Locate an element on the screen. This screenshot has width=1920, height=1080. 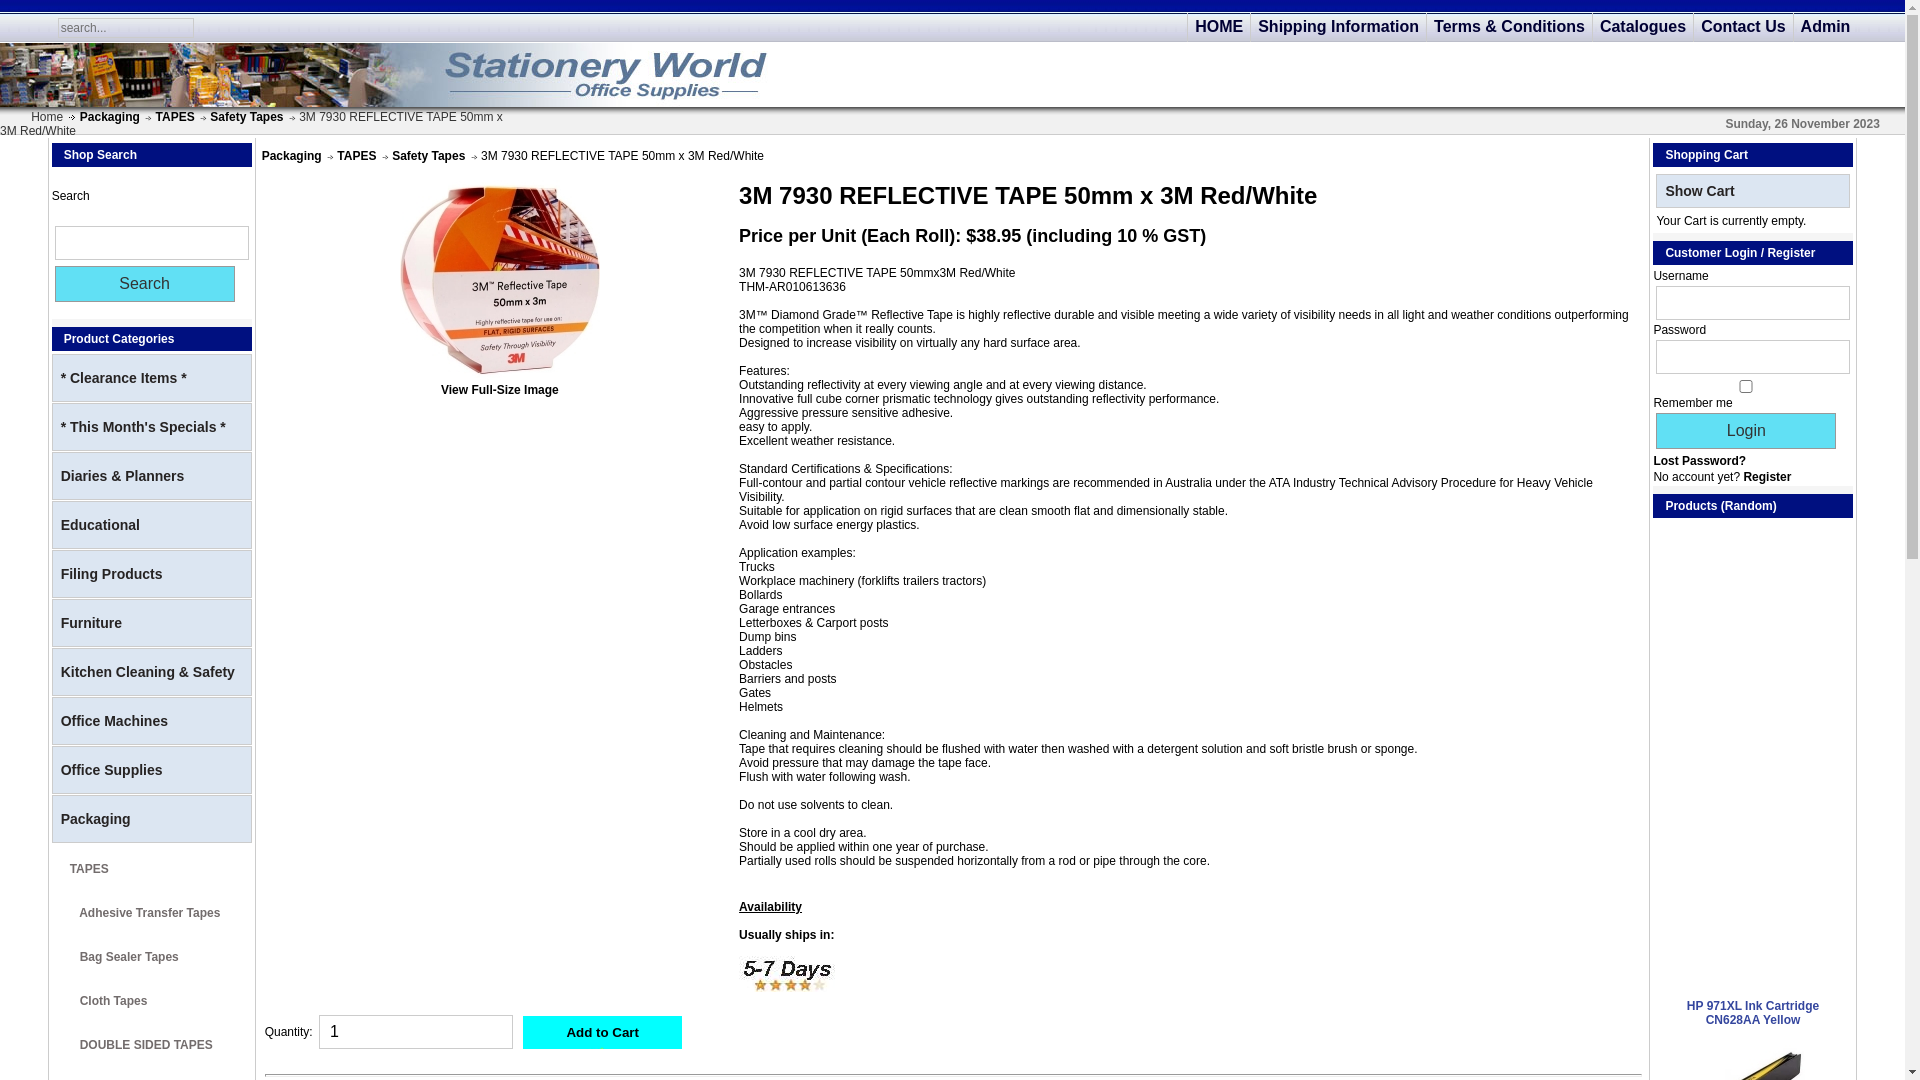
'      Adhesive Transfer Tapes' is located at coordinates (151, 910).